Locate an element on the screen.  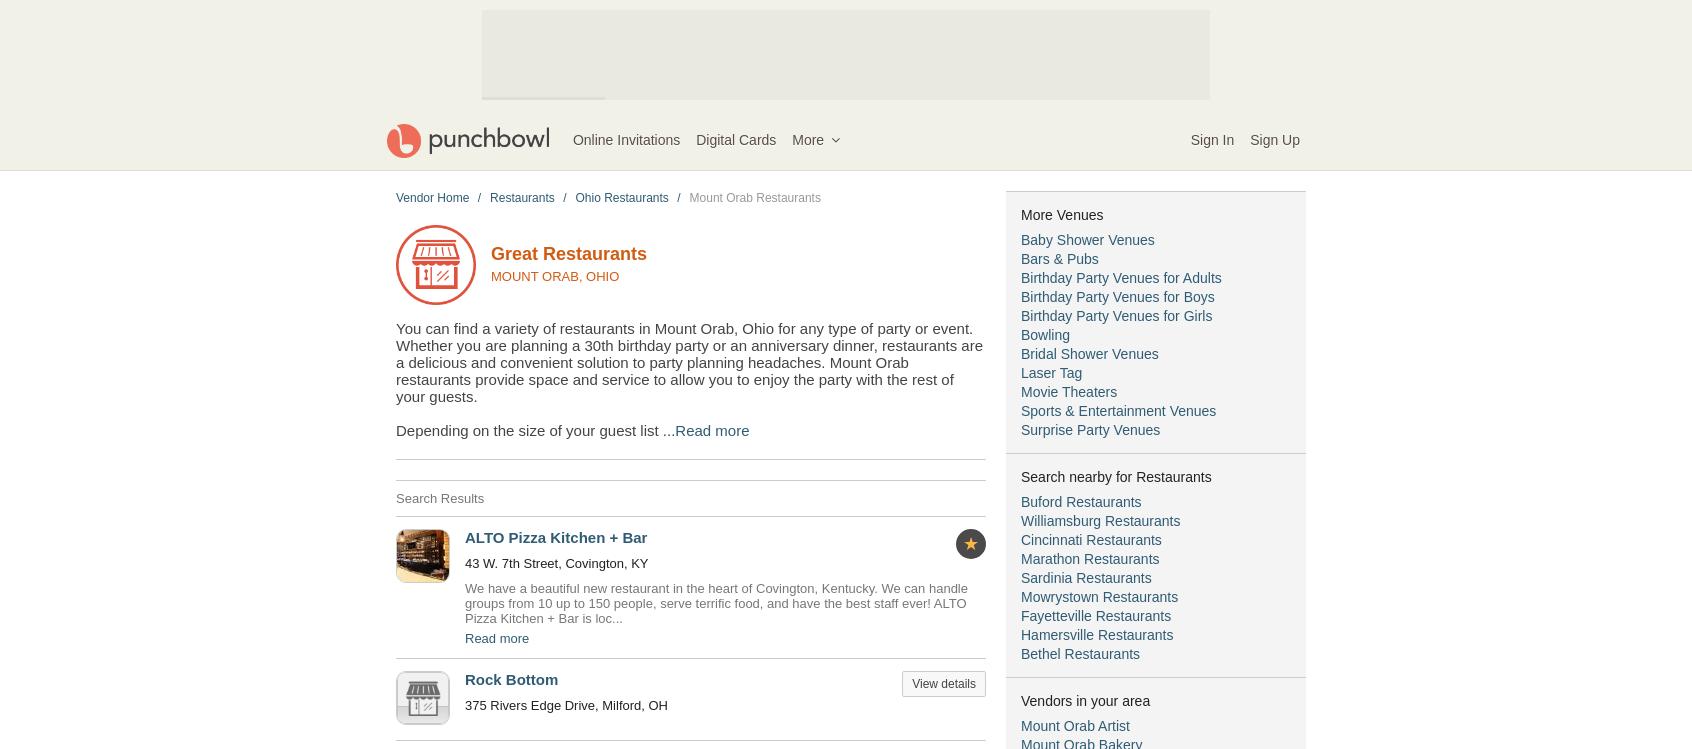
'We have a beautiful new restaurant in the heart of Covington, Kentucky. We can handle groups from 10 up to 150 people, serve terrific food, and have the best staff ever! ALTO Pizza Kitchen + Bar is loc...' is located at coordinates (715, 602).